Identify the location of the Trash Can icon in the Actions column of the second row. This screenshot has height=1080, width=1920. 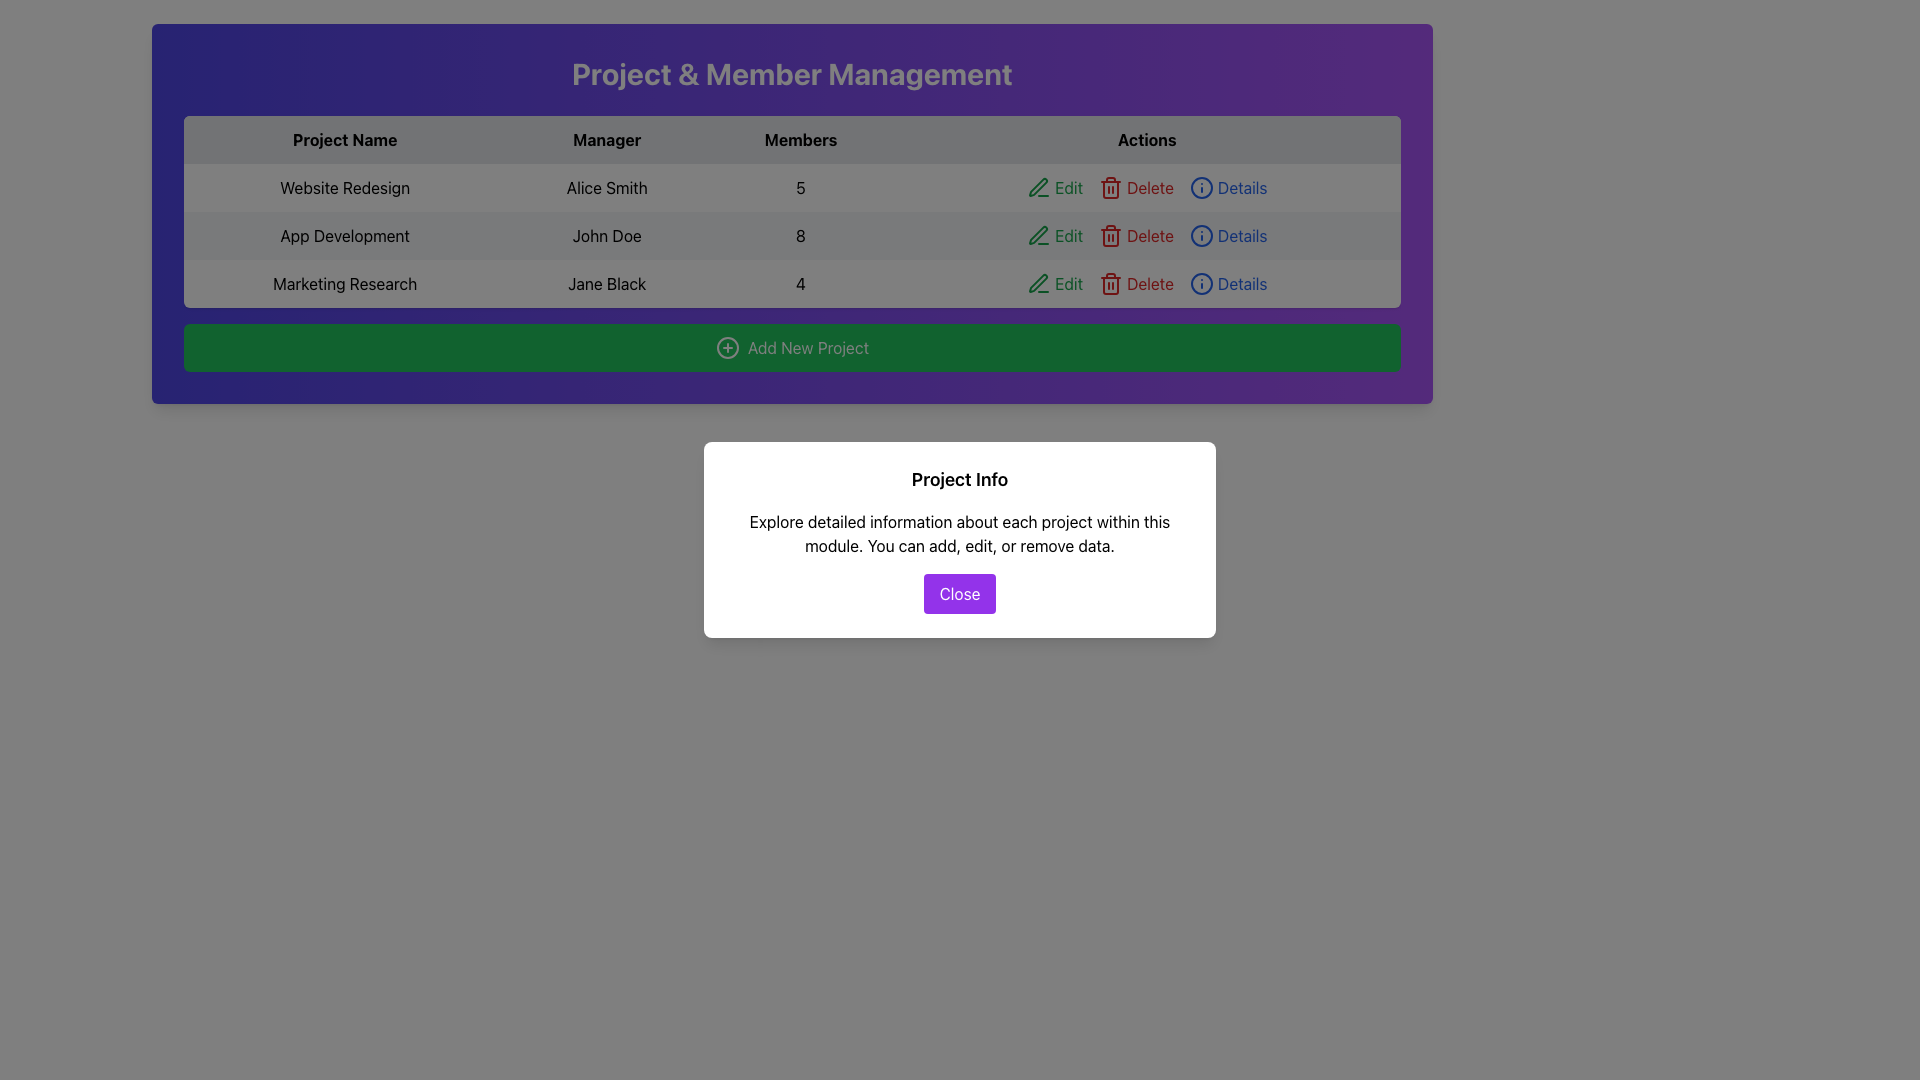
(1110, 234).